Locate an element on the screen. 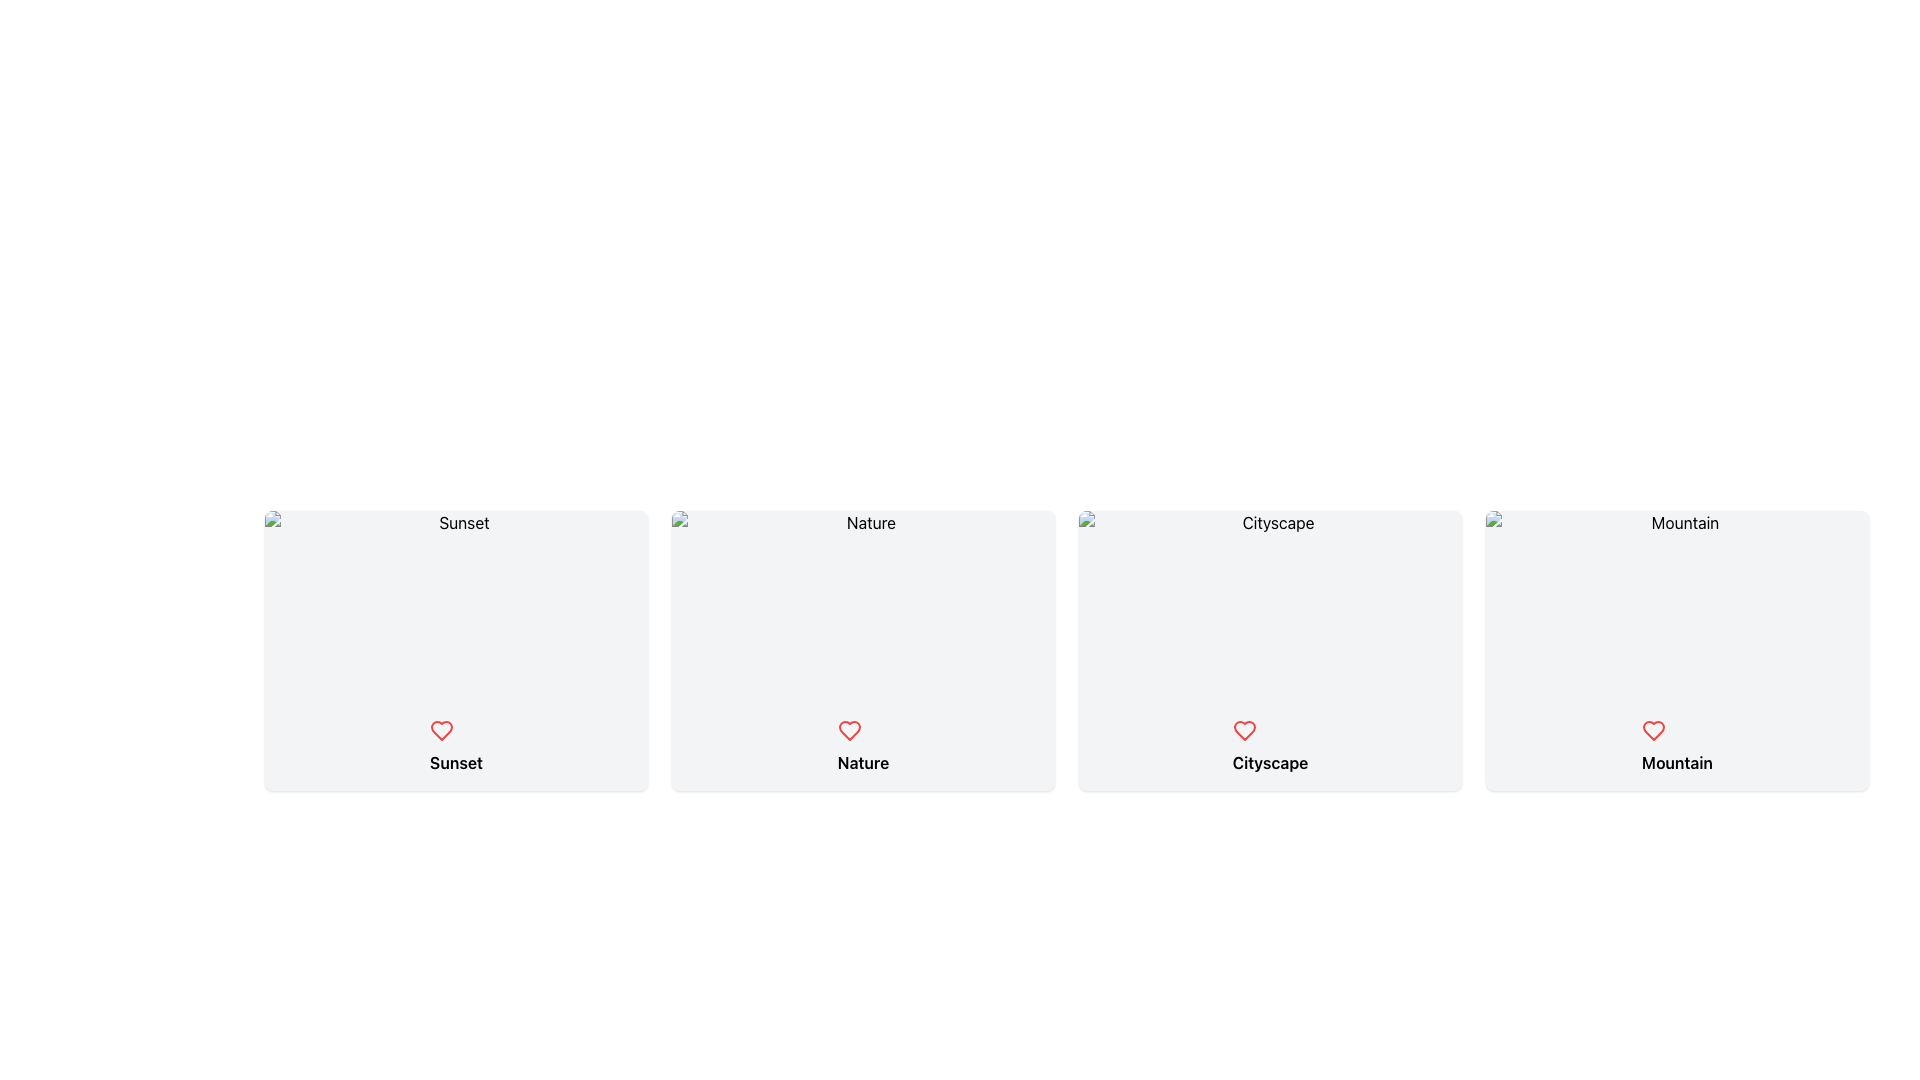 This screenshot has width=1920, height=1080. the liking icon at the bottom center of the 'Mountain' card is located at coordinates (1654, 731).